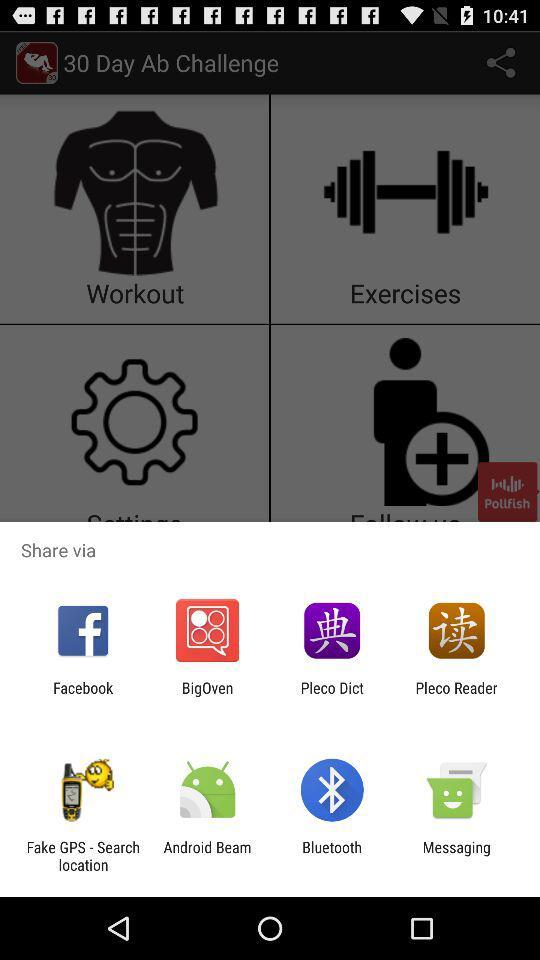  I want to click on pleco reader icon, so click(456, 696).